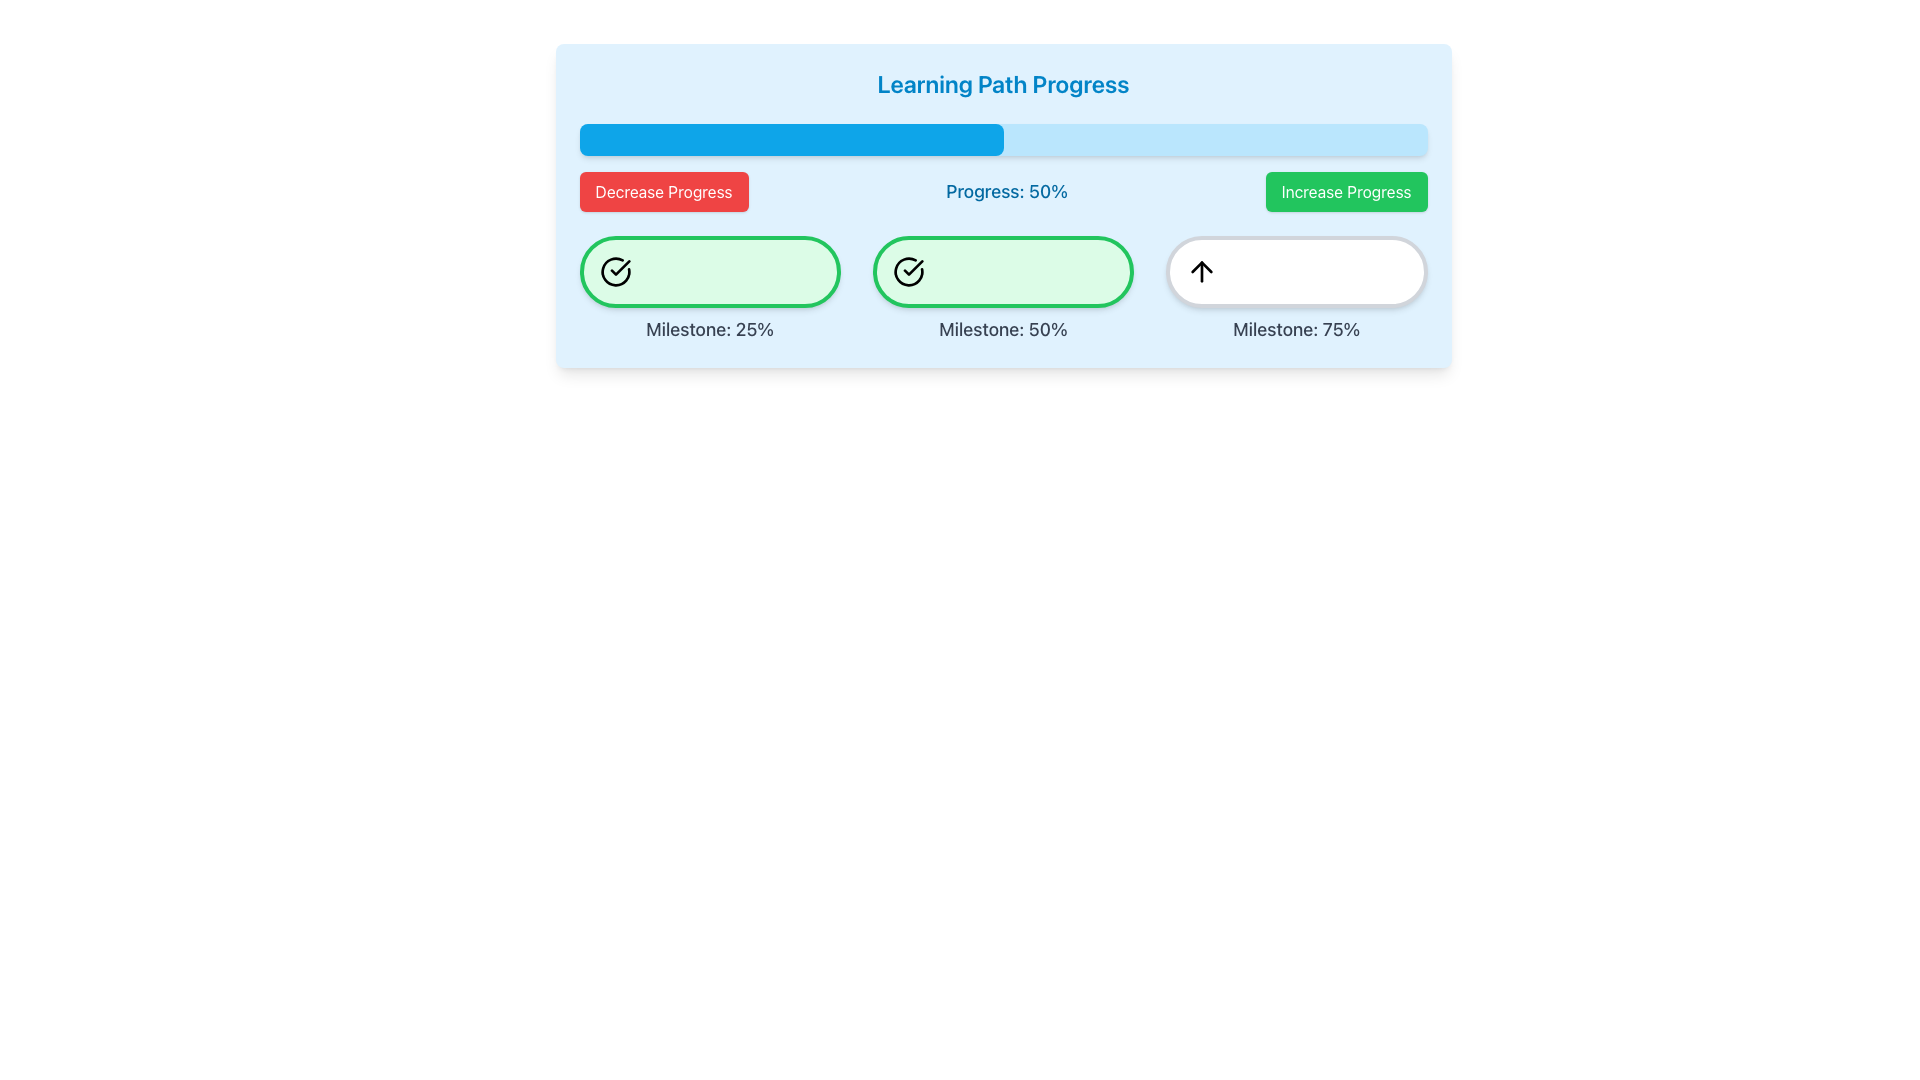 This screenshot has width=1920, height=1080. What do you see at coordinates (1007, 192) in the screenshot?
I see `the 'Progress: 50%' label, which is centrally located in the header section` at bounding box center [1007, 192].